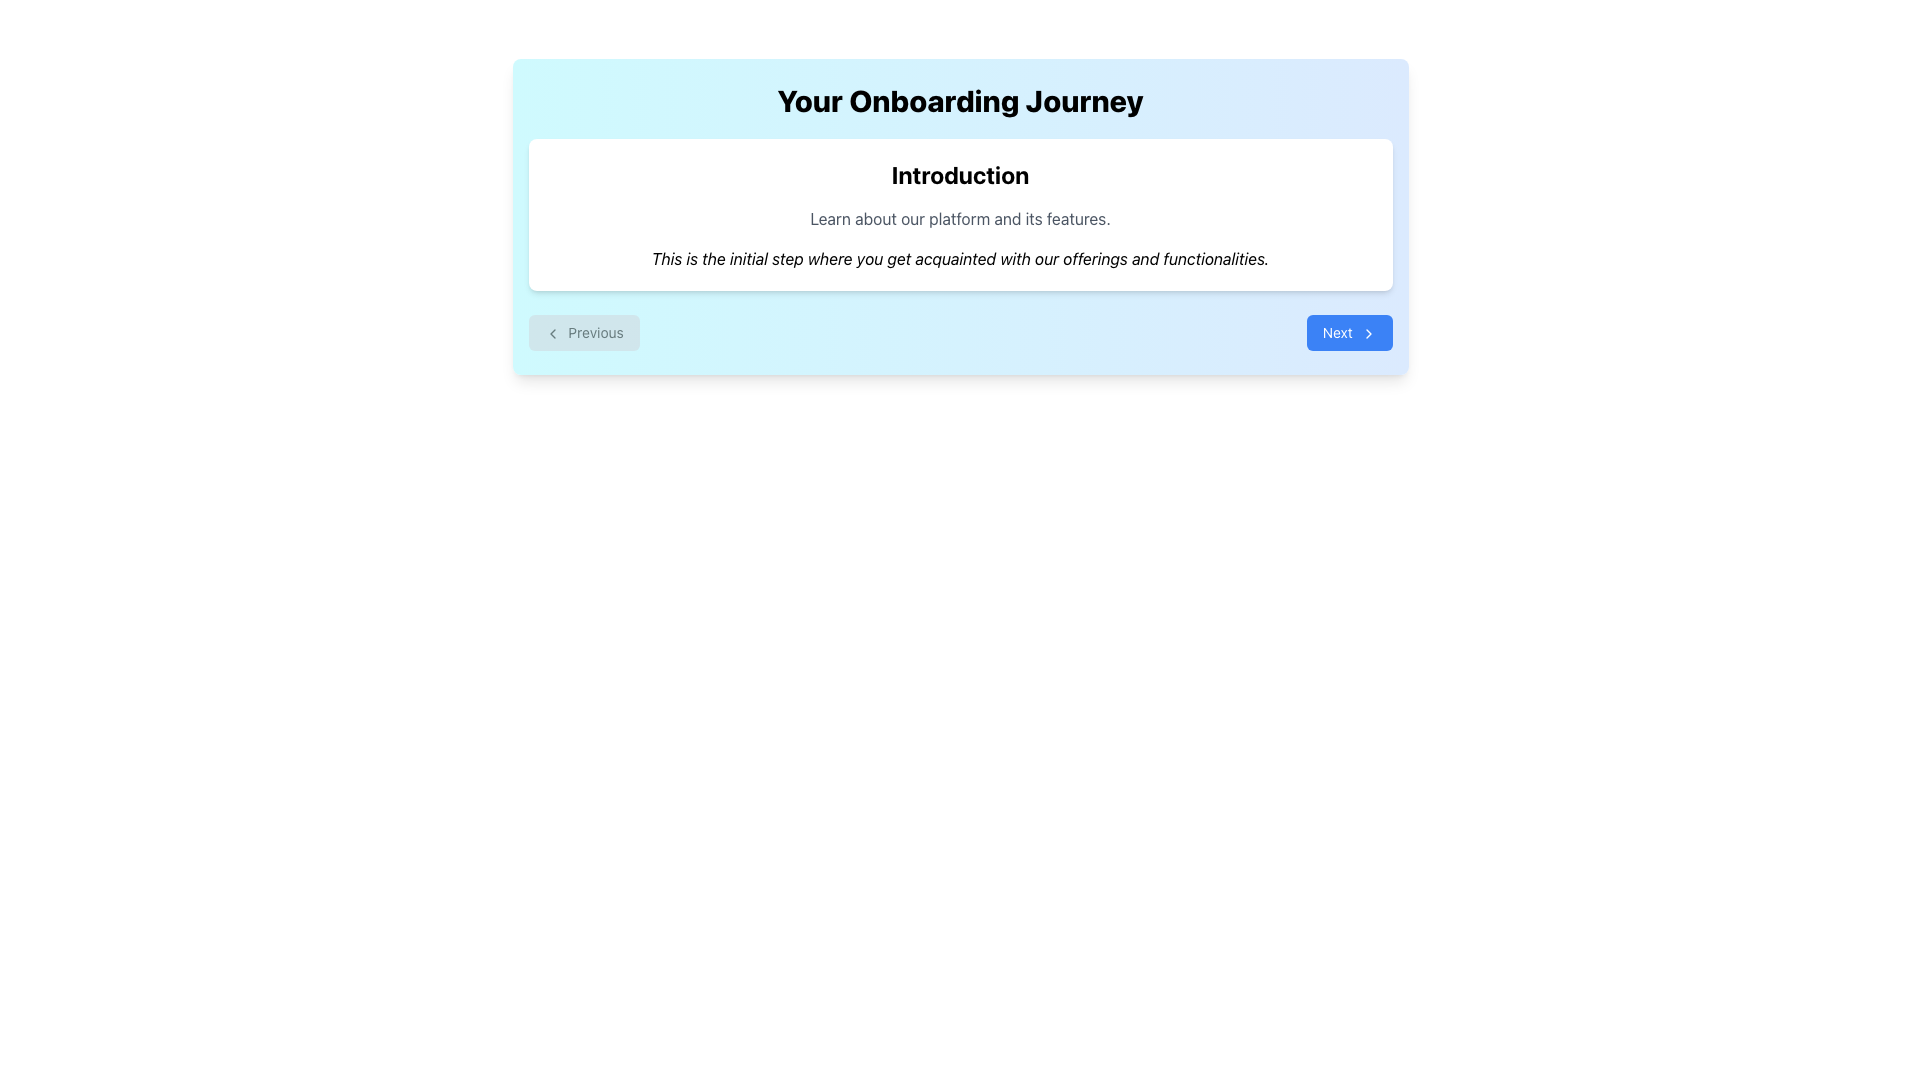 Image resolution: width=1920 pixels, height=1080 pixels. I want to click on header text located at the top of the onboarding section, which serves as the title summarizing the section's content, so click(960, 100).